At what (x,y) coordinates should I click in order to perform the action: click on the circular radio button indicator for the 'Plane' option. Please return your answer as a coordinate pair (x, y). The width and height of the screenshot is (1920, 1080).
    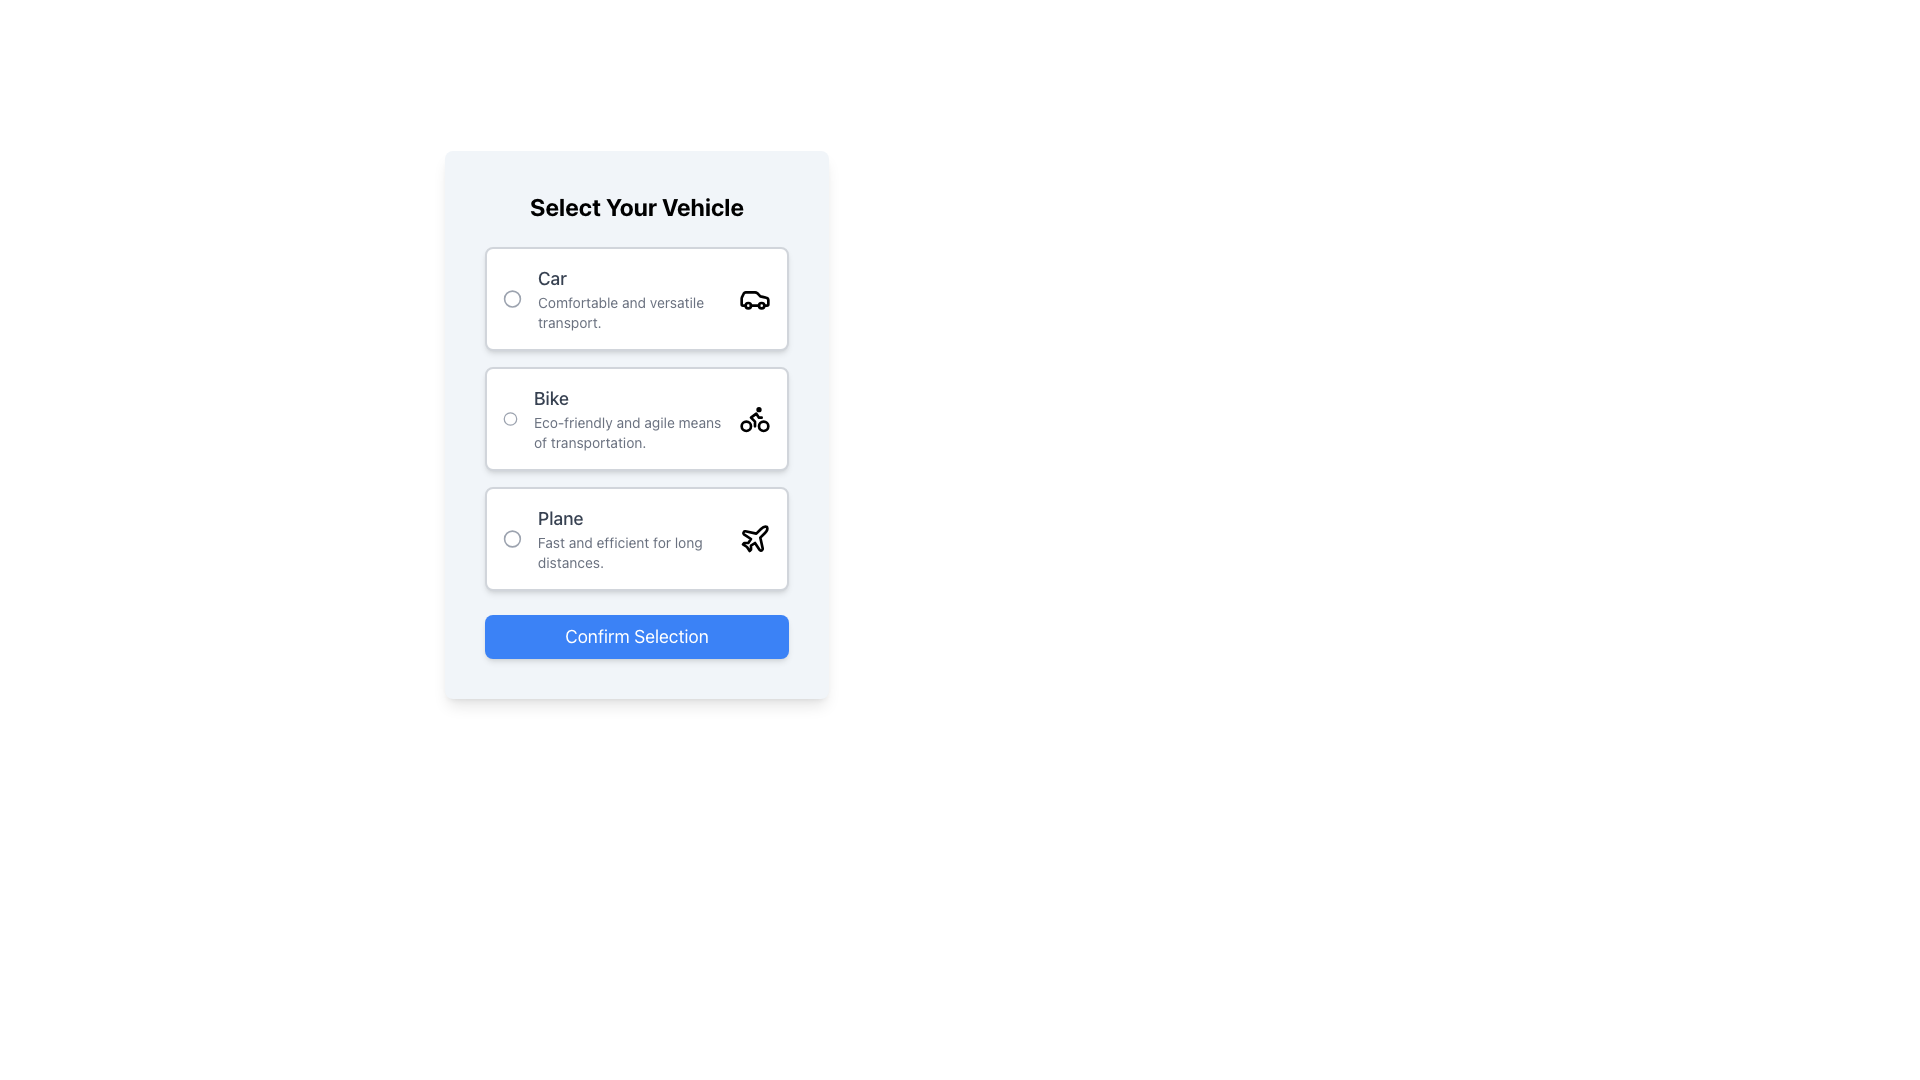
    Looking at the image, I should click on (512, 538).